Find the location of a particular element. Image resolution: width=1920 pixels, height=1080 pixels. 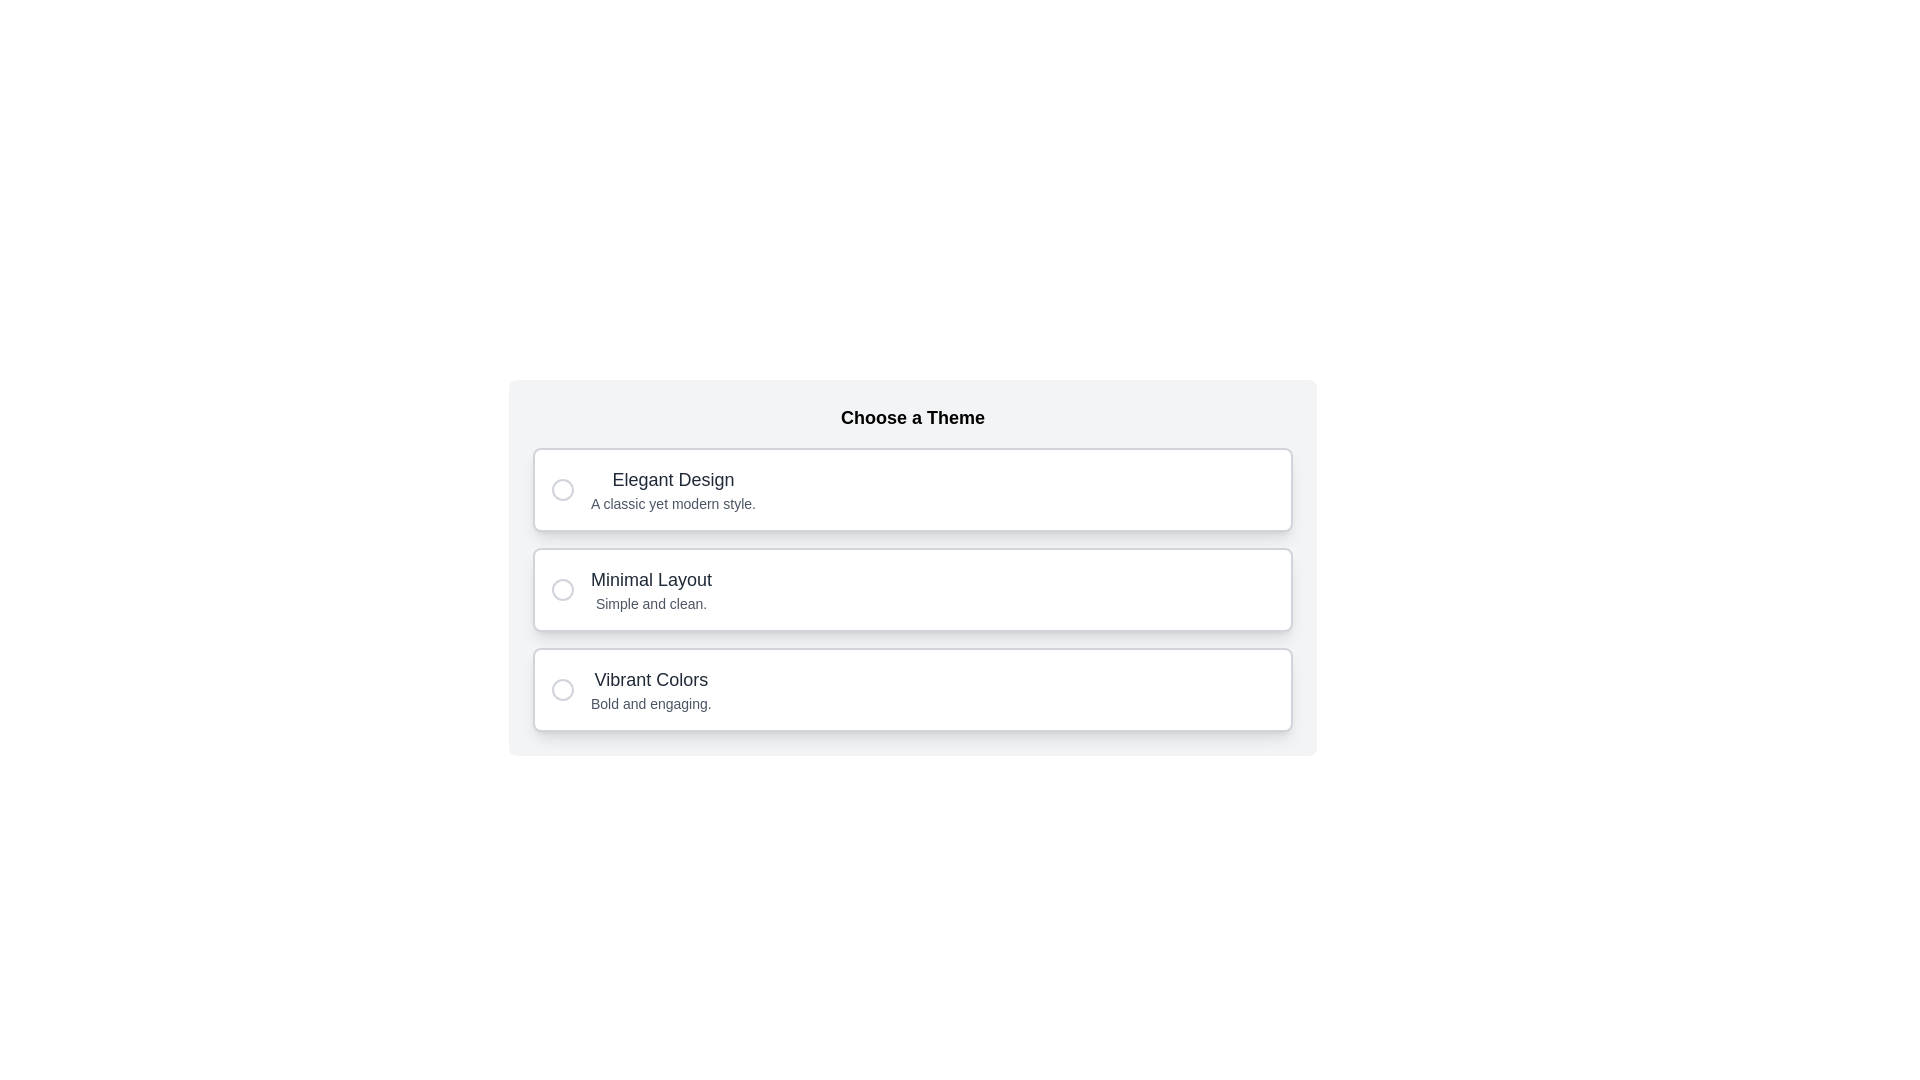

the 'Elegant Design' label, which is the first card in a vertical list is located at coordinates (672, 489).